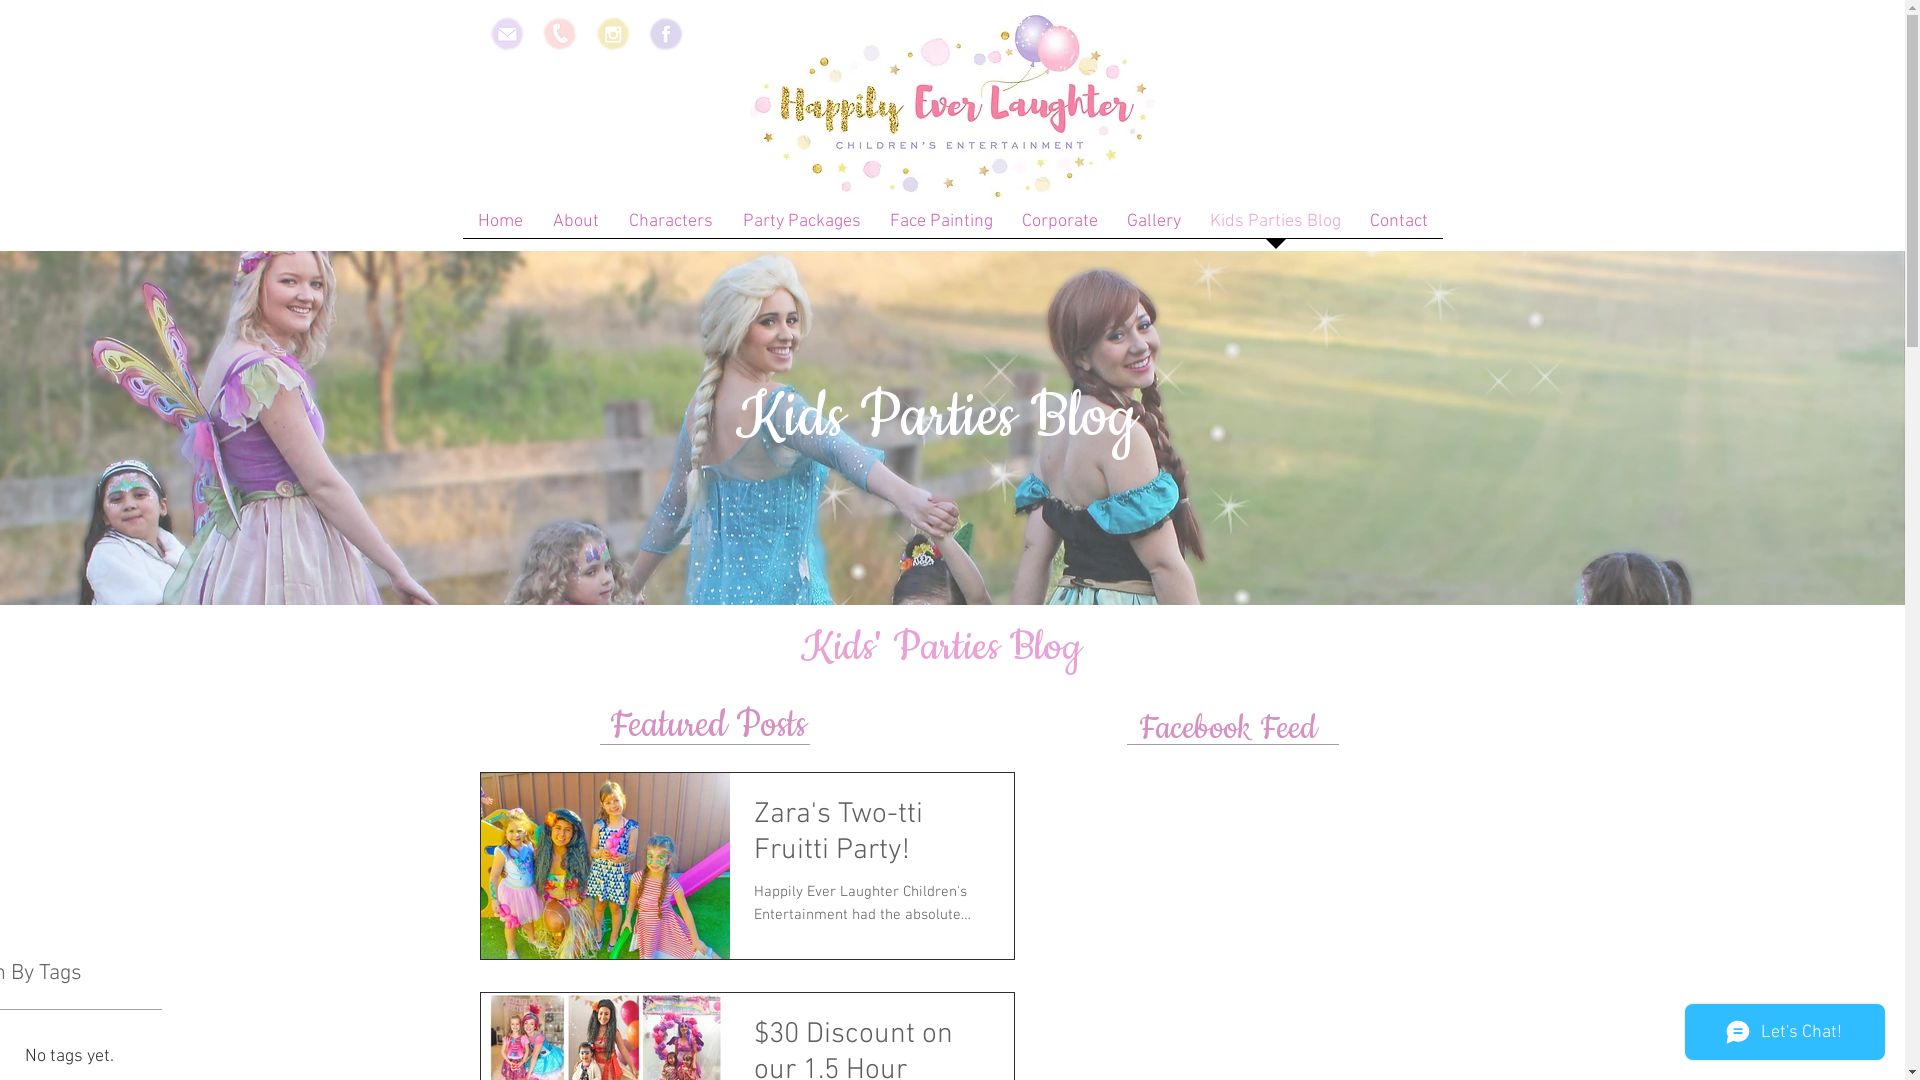 Image resolution: width=1920 pixels, height=1080 pixels. What do you see at coordinates (1059, 226) in the screenshot?
I see `'Corporate'` at bounding box center [1059, 226].